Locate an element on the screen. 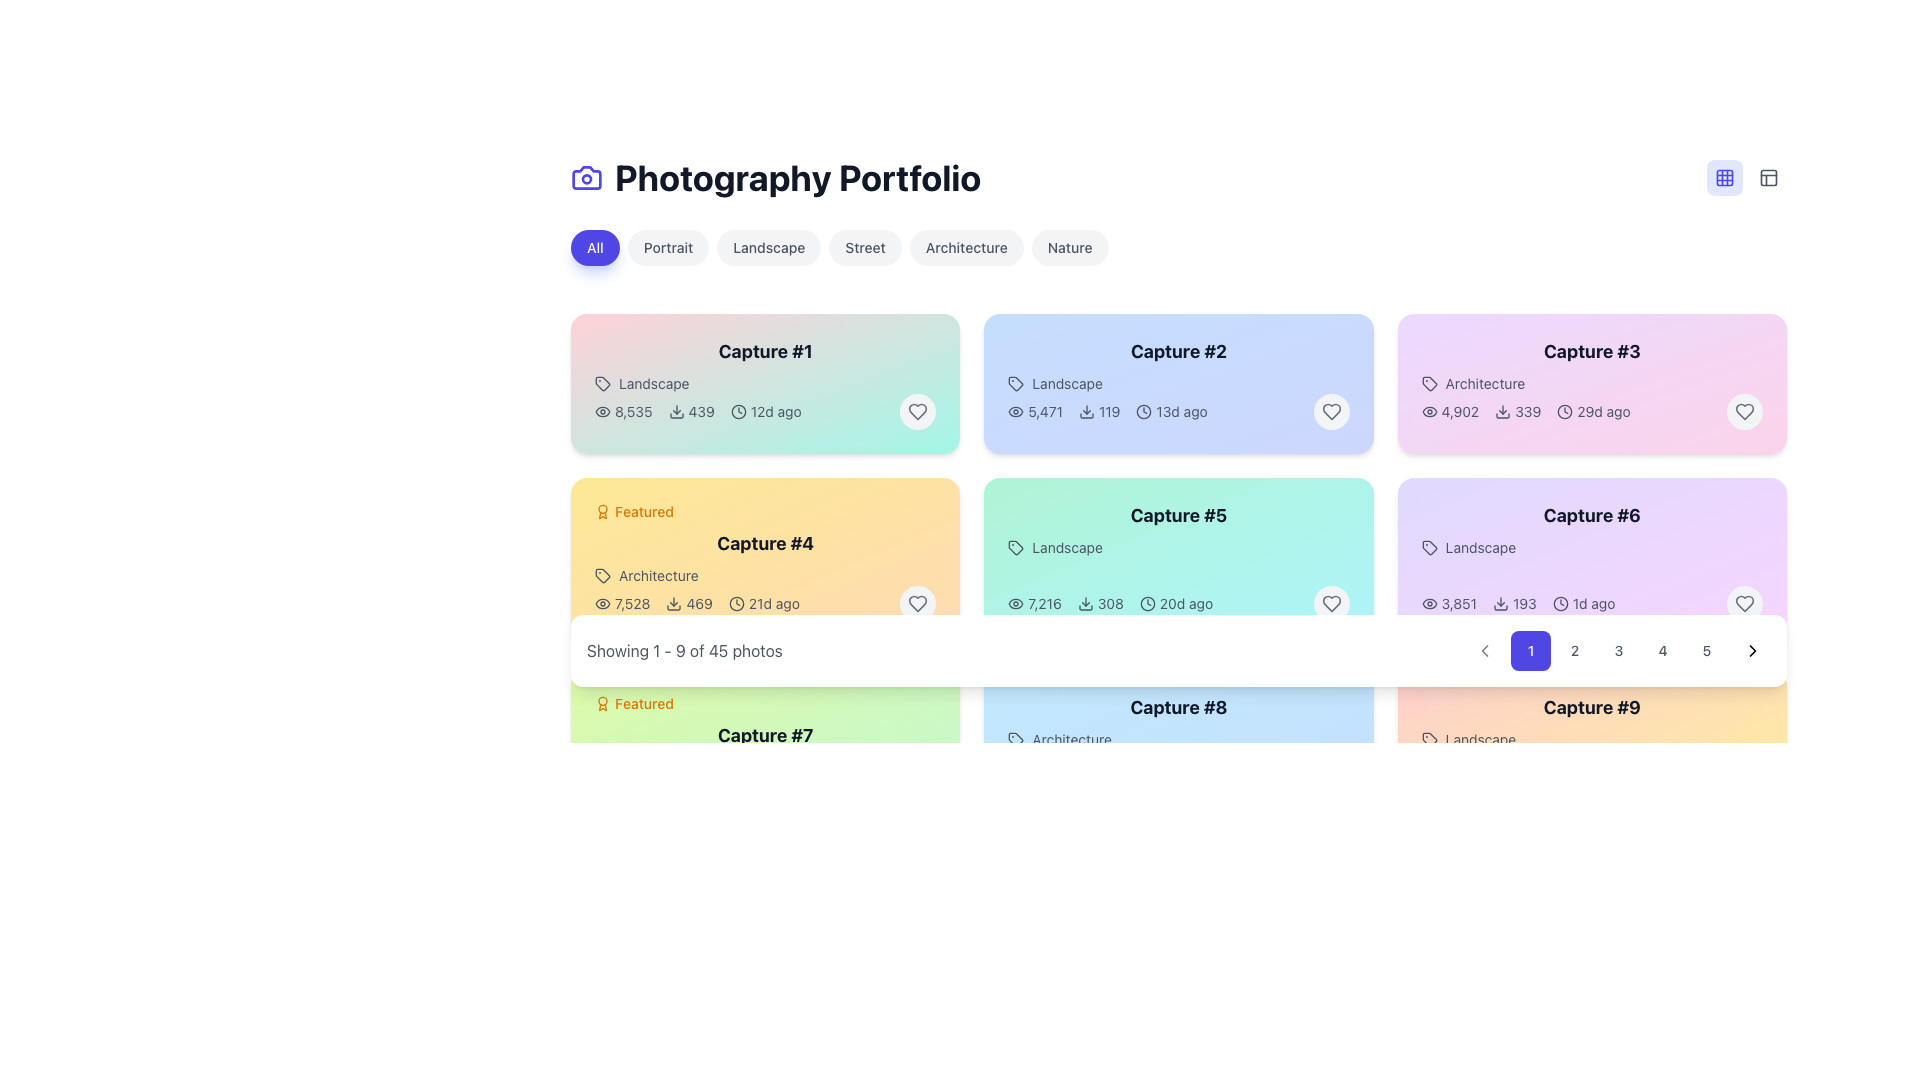 The image size is (1920, 1080). informational text and icon row displaying metadata such as views, downloads, and last update time for the content in 'Capture #4' is located at coordinates (697, 603).